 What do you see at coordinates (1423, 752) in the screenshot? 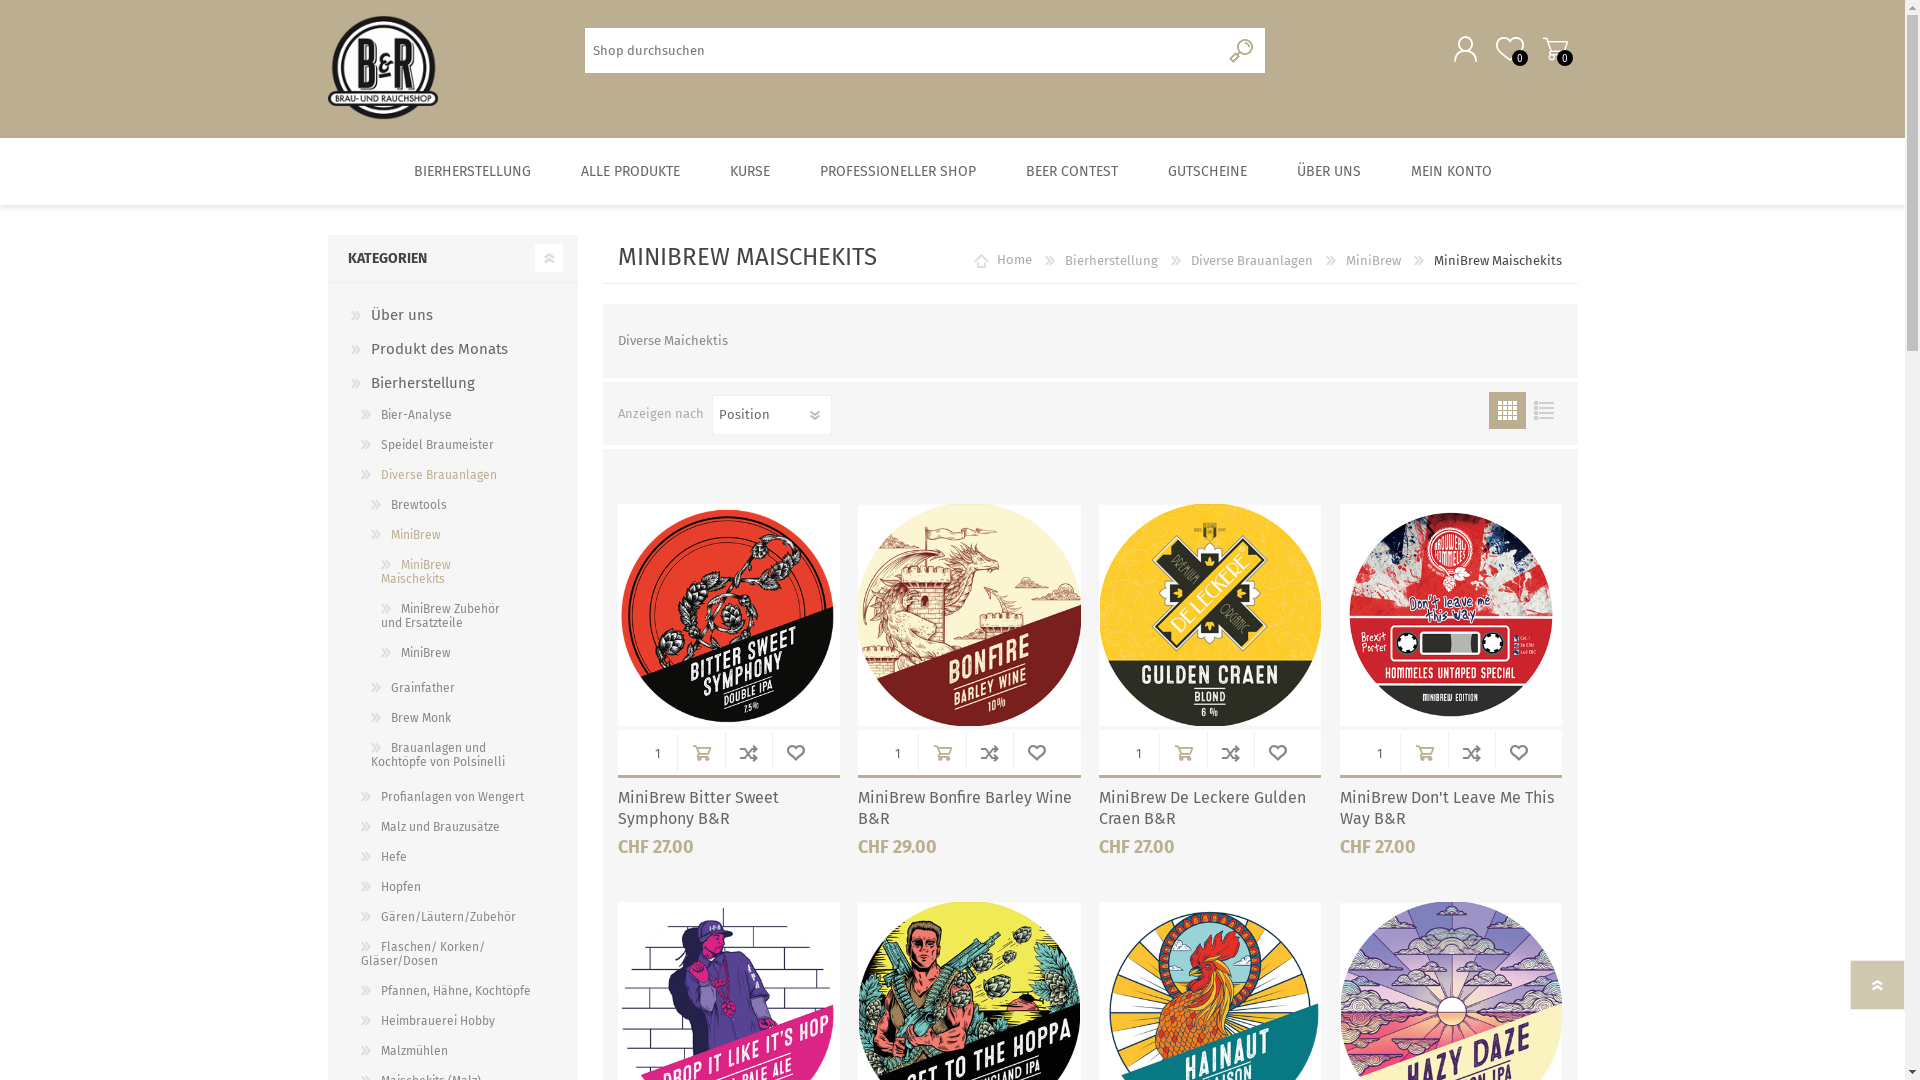
I see `'in Warenkorb'` at bounding box center [1423, 752].